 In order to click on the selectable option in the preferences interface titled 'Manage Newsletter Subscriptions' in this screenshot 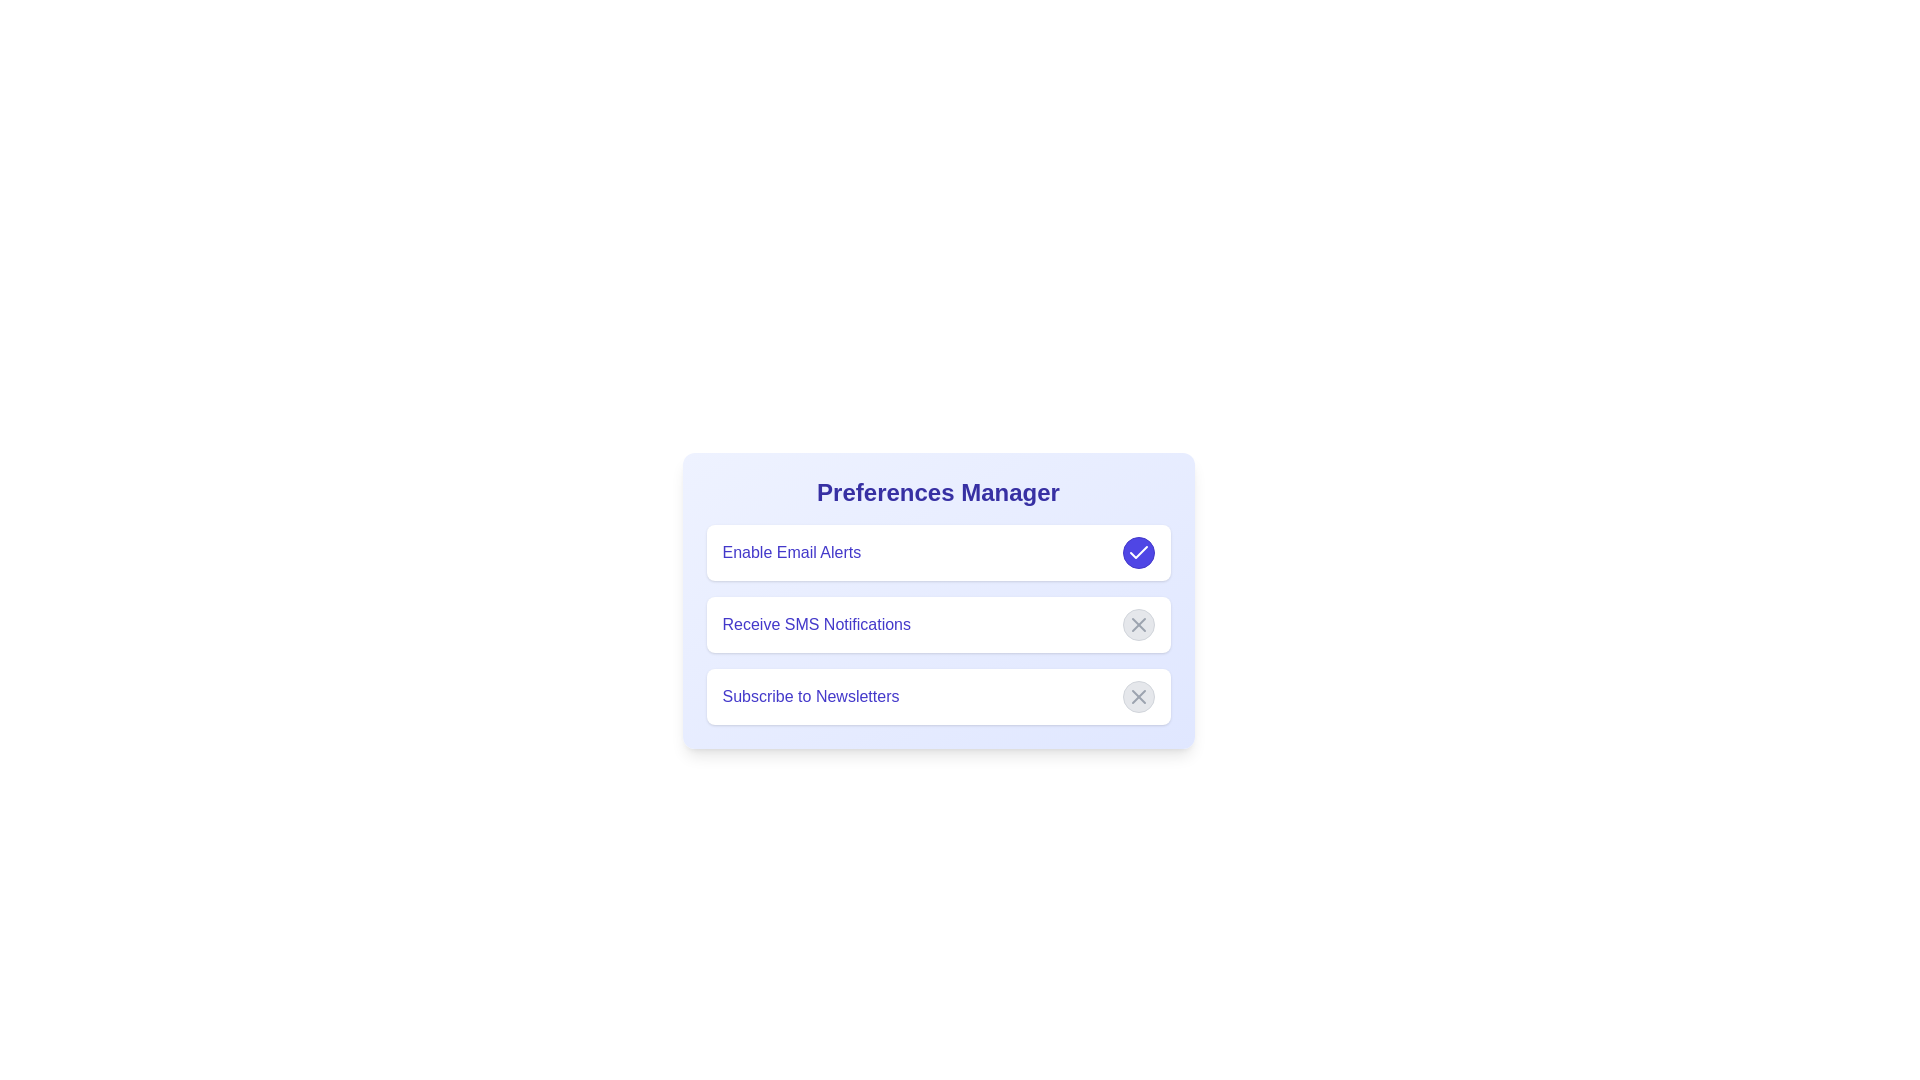, I will do `click(937, 696)`.